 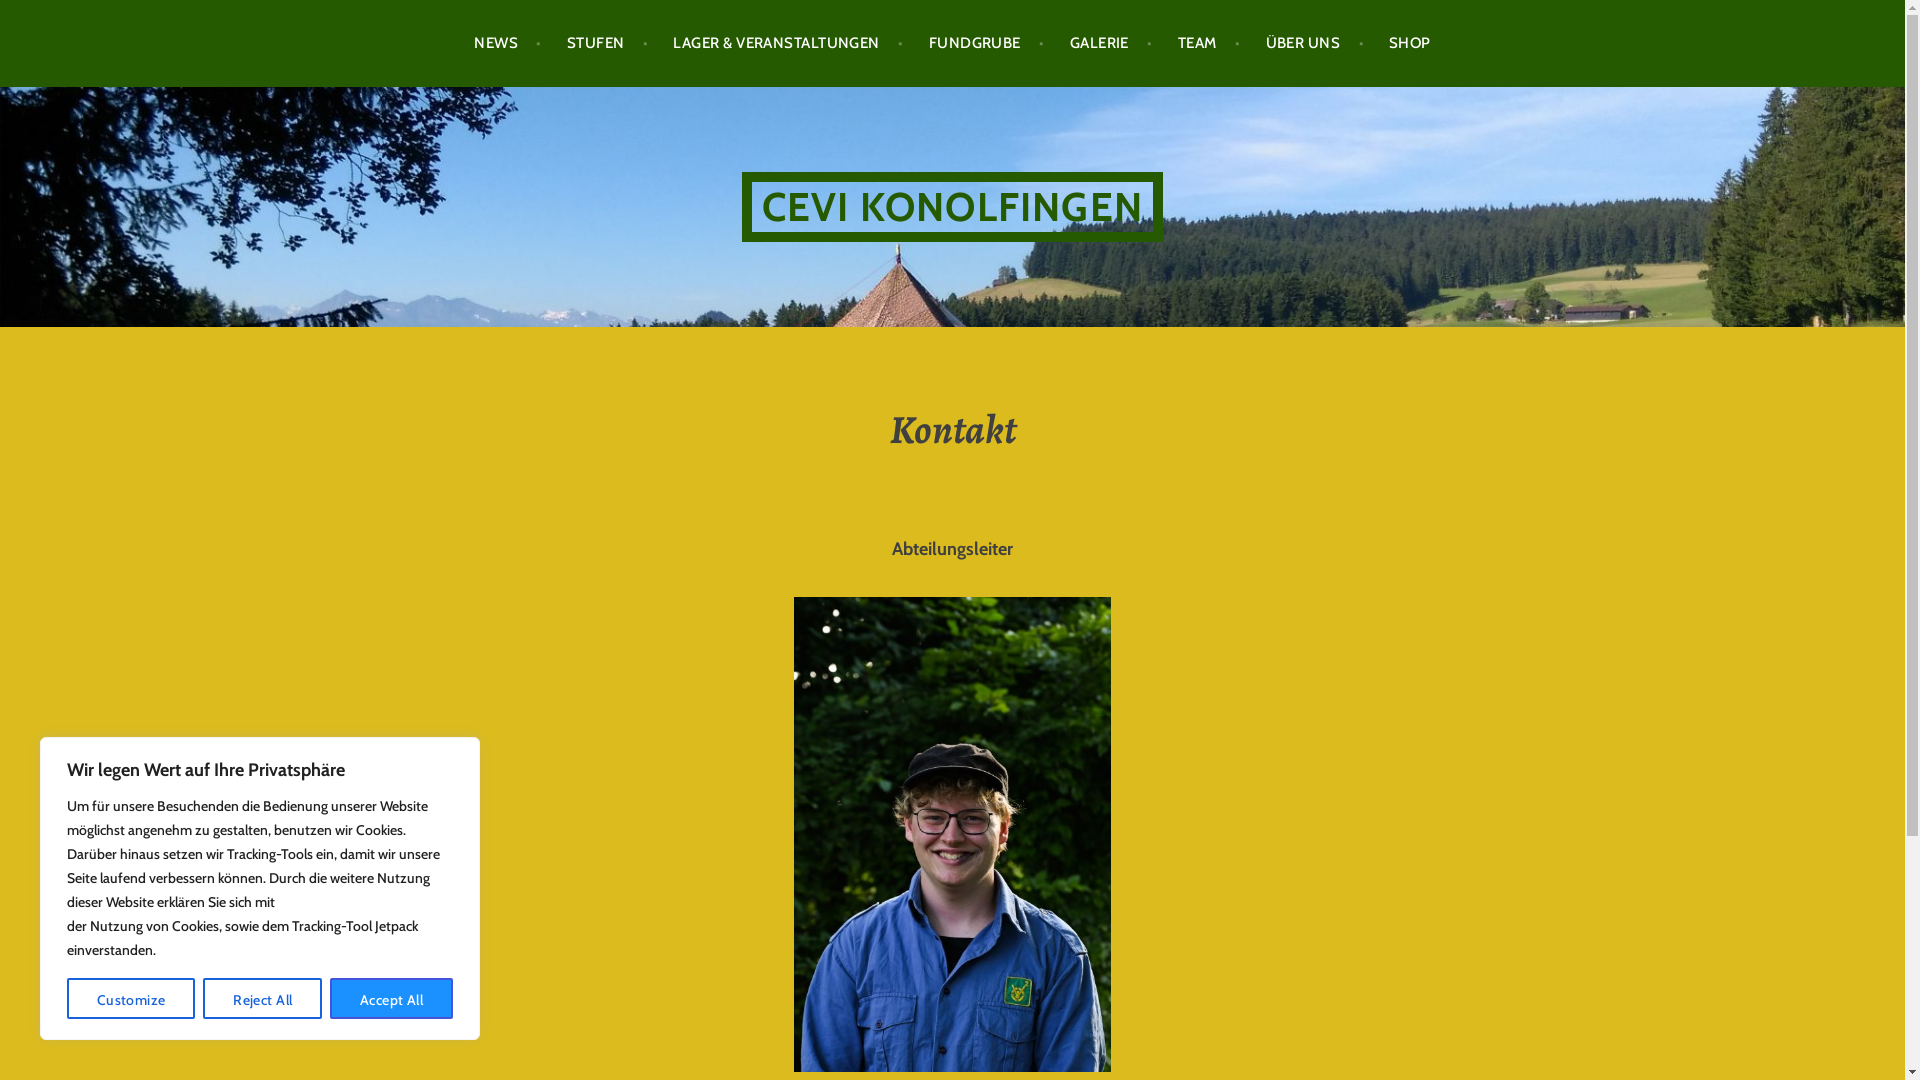 I want to click on 'Customize', so click(x=129, y=998).